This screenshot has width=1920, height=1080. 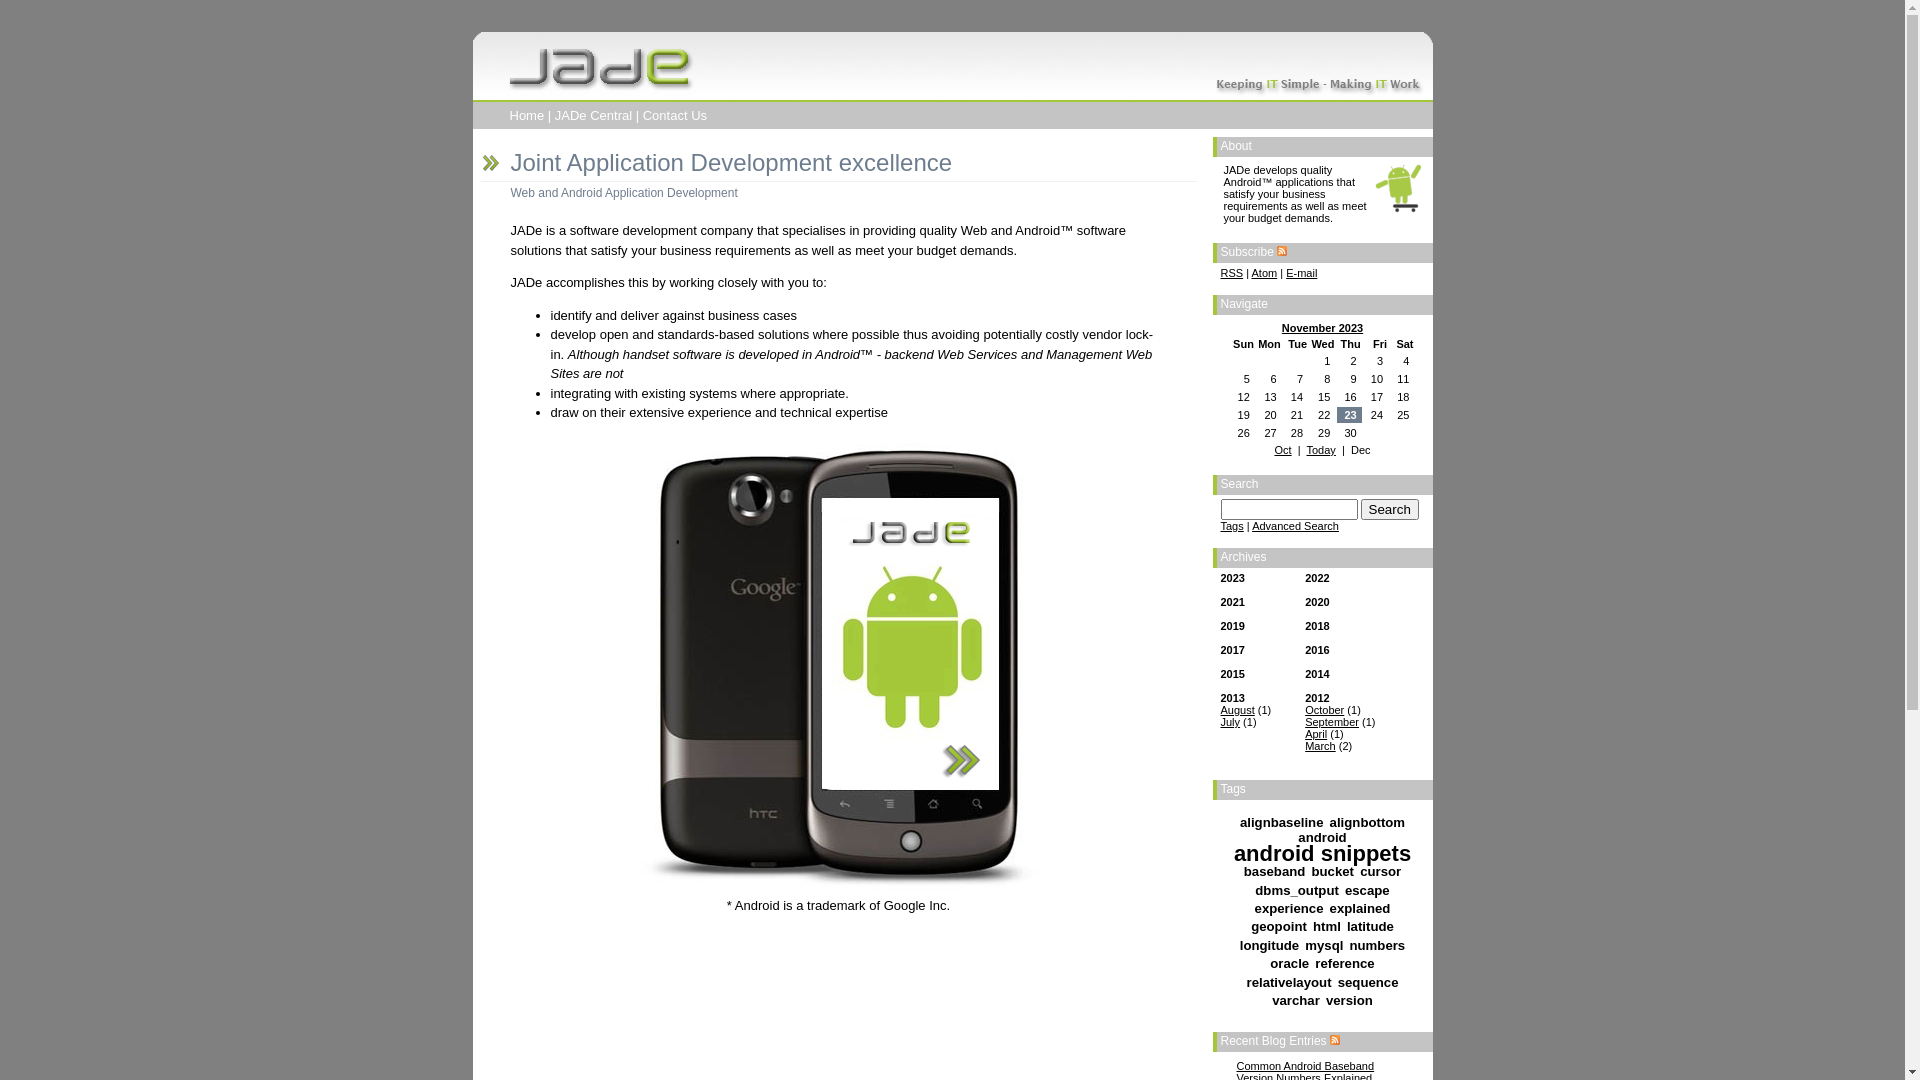 I want to click on 'alignbaseline', so click(x=1238, y=822).